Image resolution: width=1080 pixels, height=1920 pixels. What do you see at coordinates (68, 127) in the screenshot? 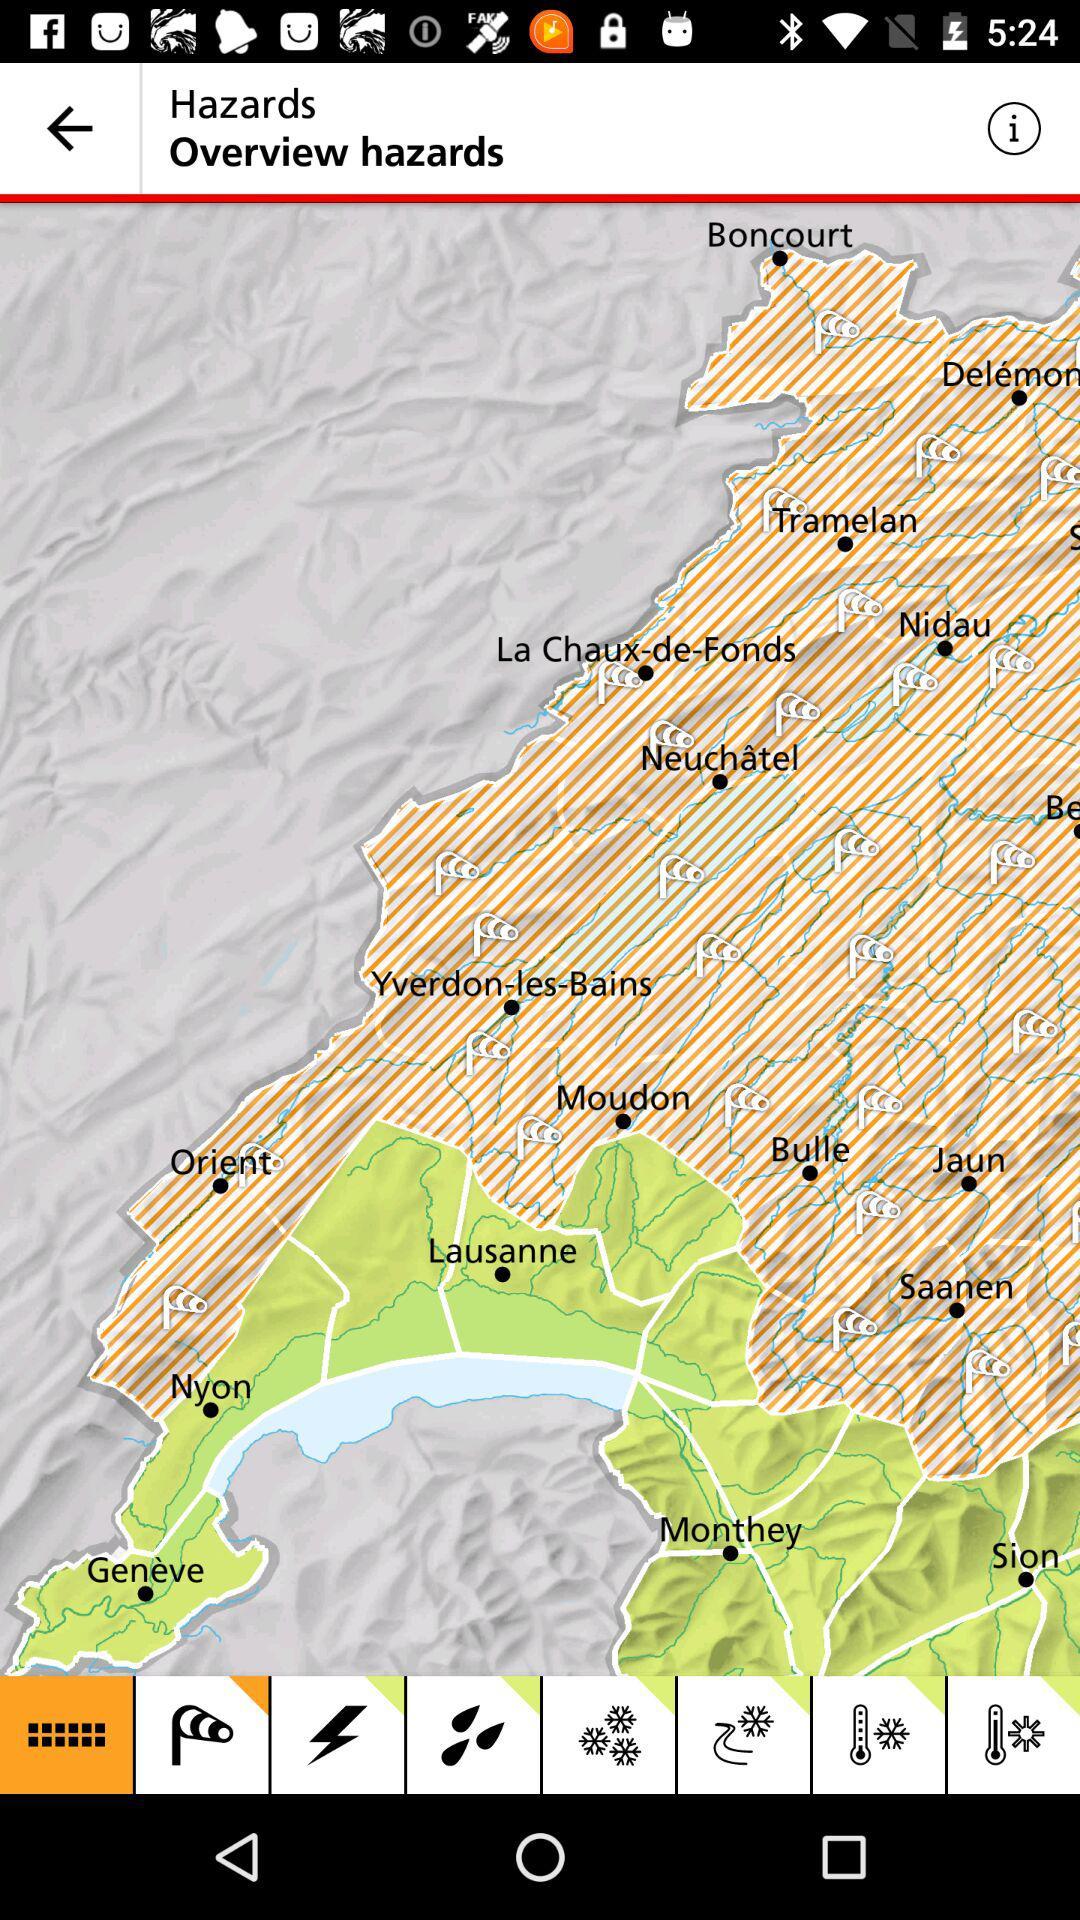
I see `icon to the left of hazards item` at bounding box center [68, 127].